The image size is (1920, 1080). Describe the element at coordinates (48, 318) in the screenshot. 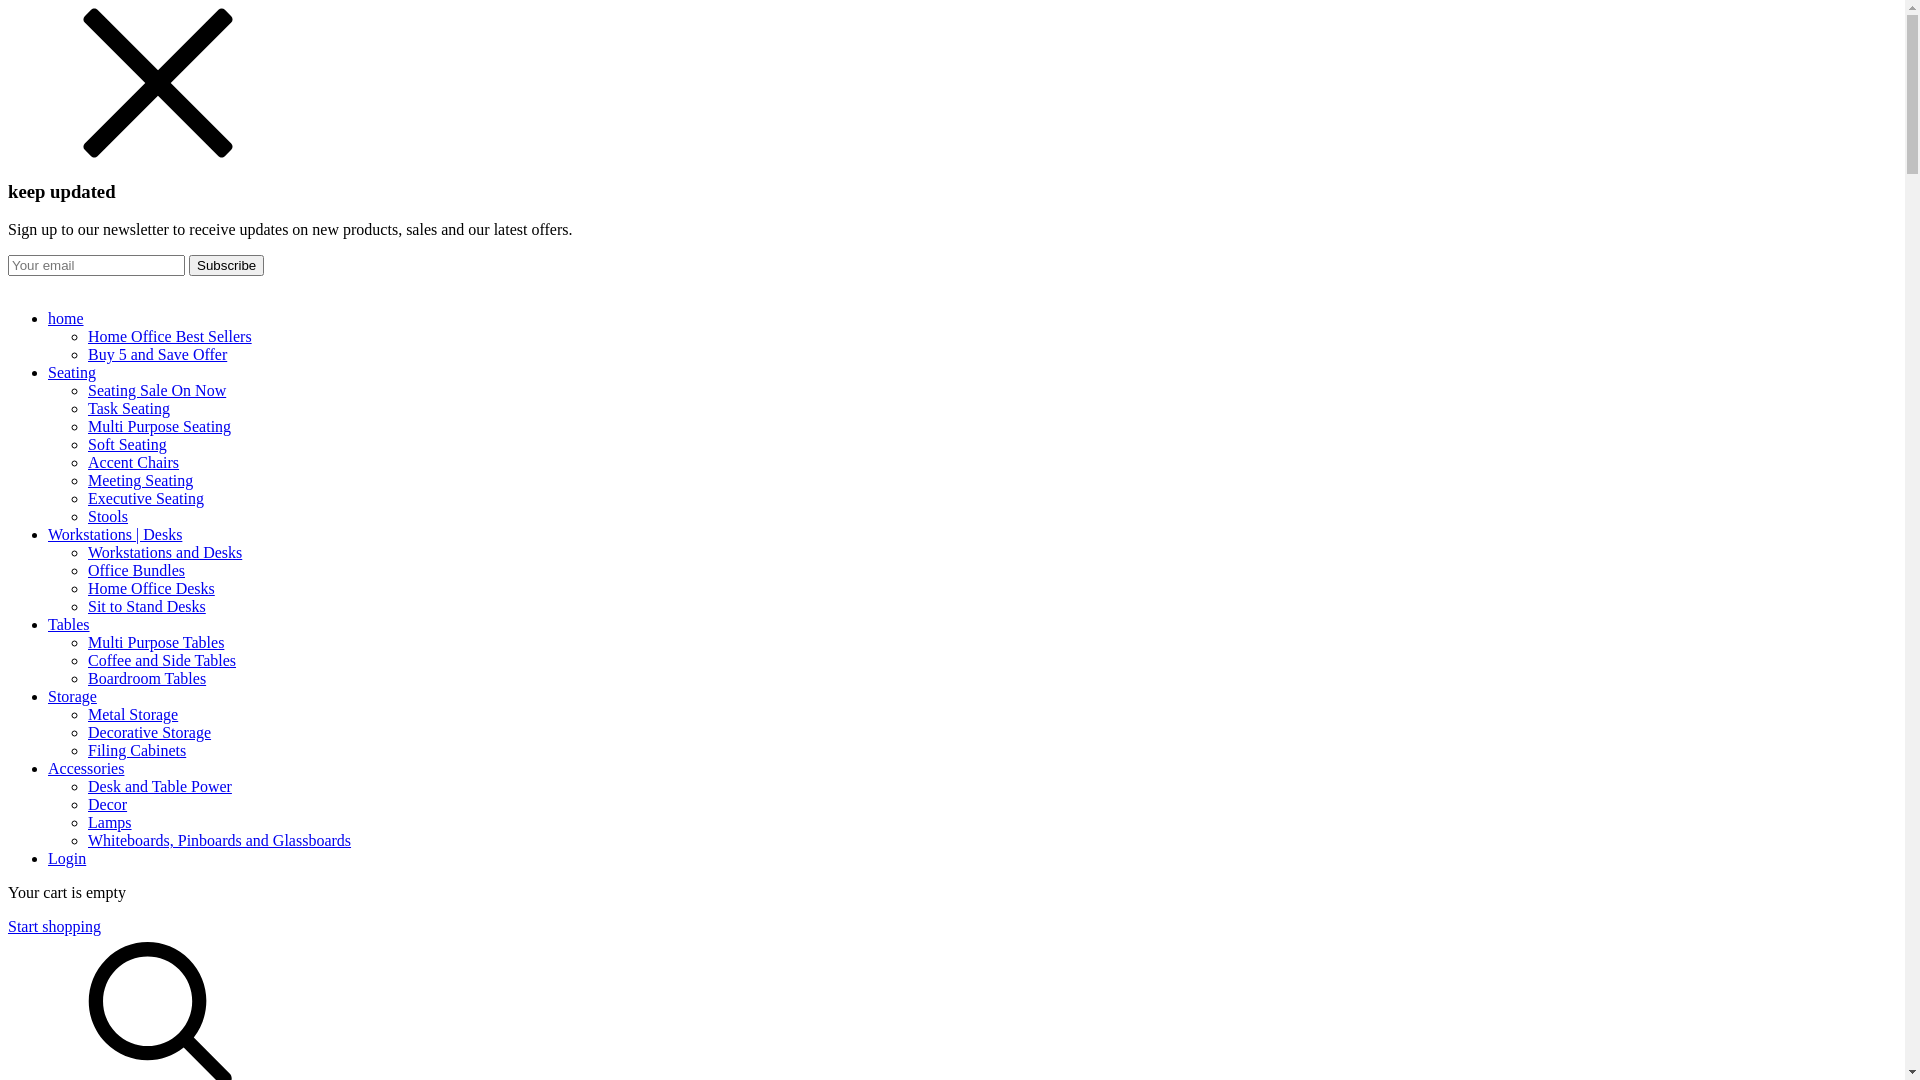

I see `'home'` at that location.